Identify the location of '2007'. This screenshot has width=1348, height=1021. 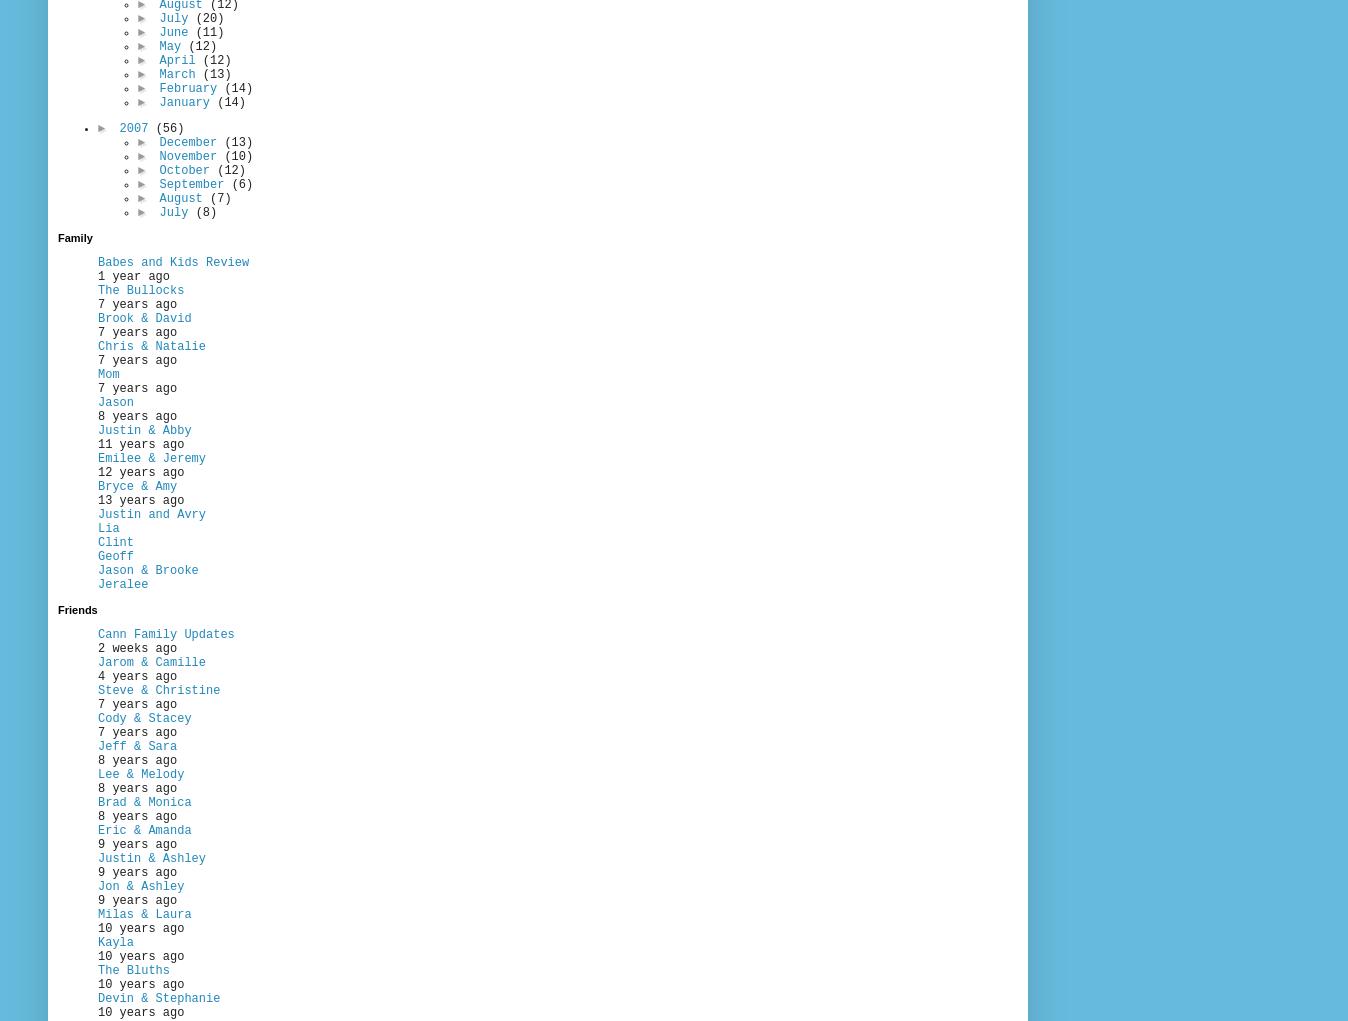
(135, 128).